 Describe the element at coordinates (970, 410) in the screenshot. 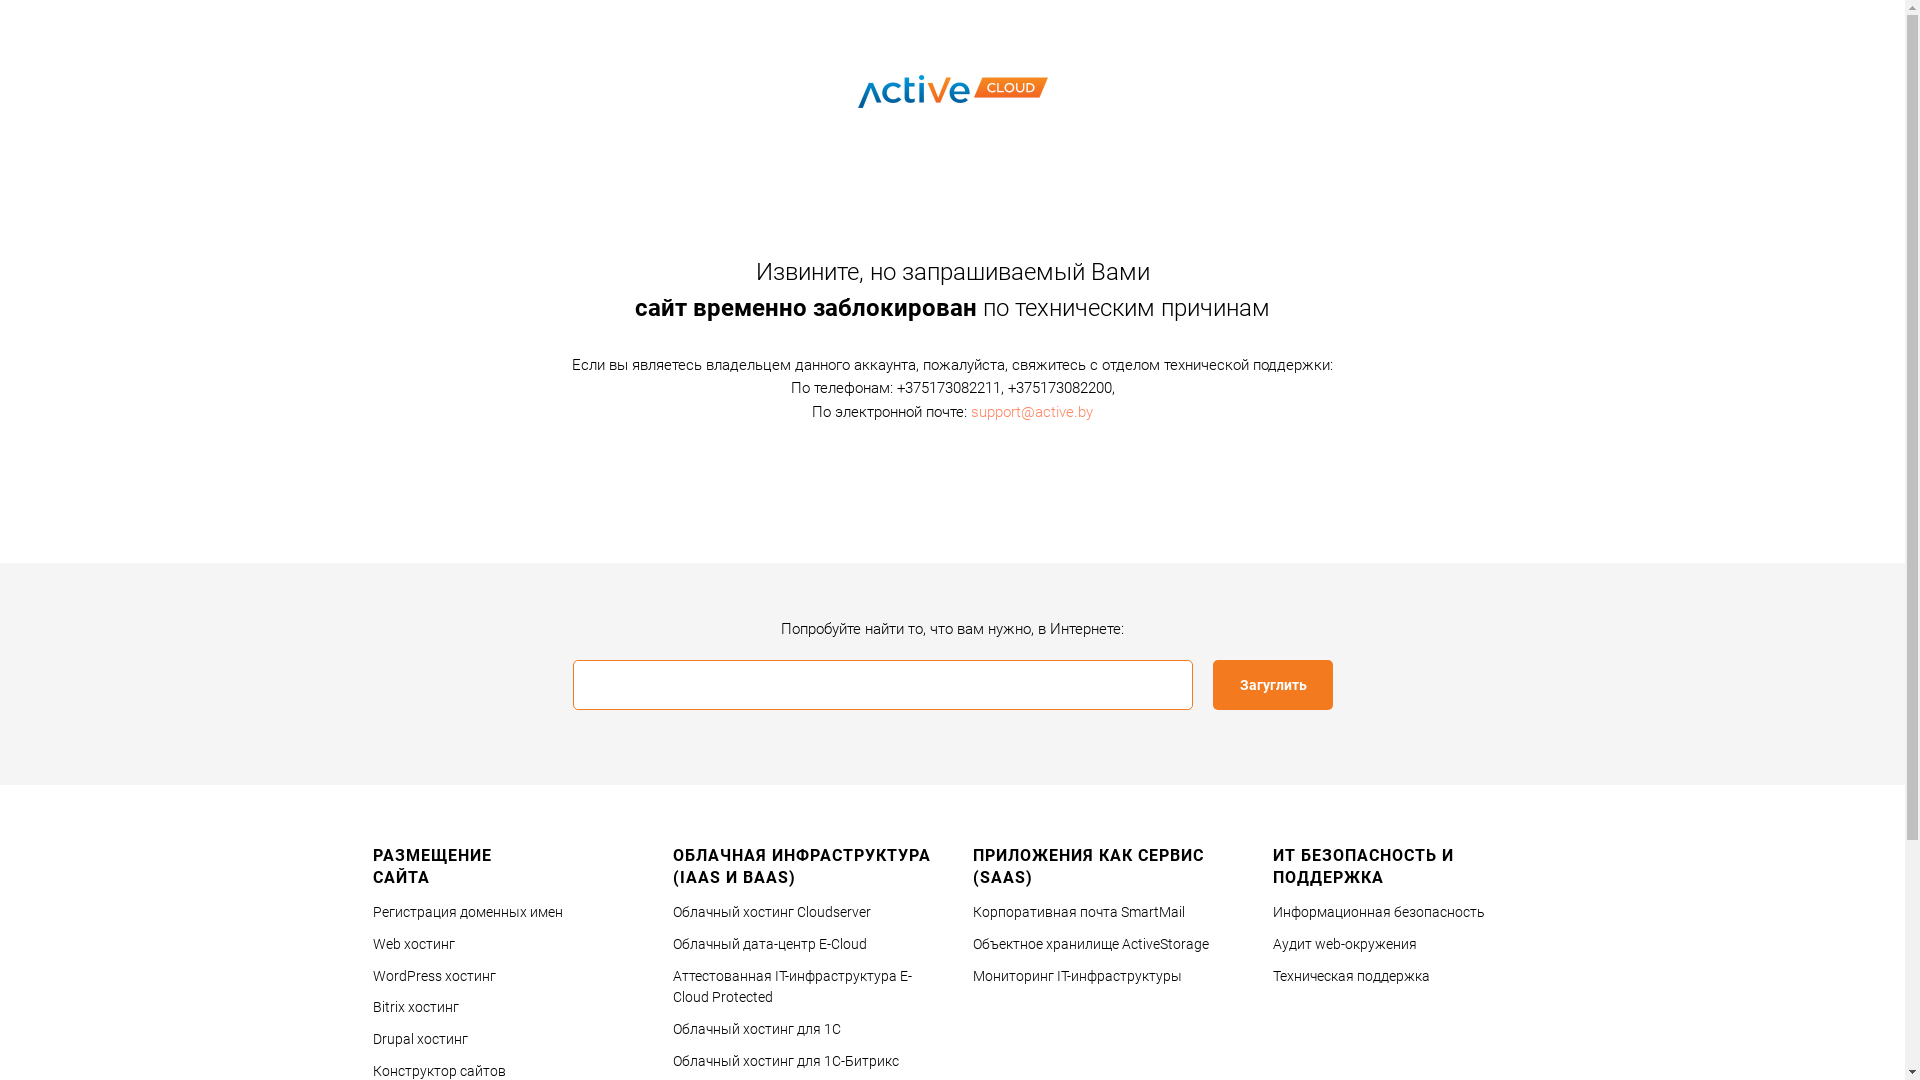

I see `'support@active.by'` at that location.